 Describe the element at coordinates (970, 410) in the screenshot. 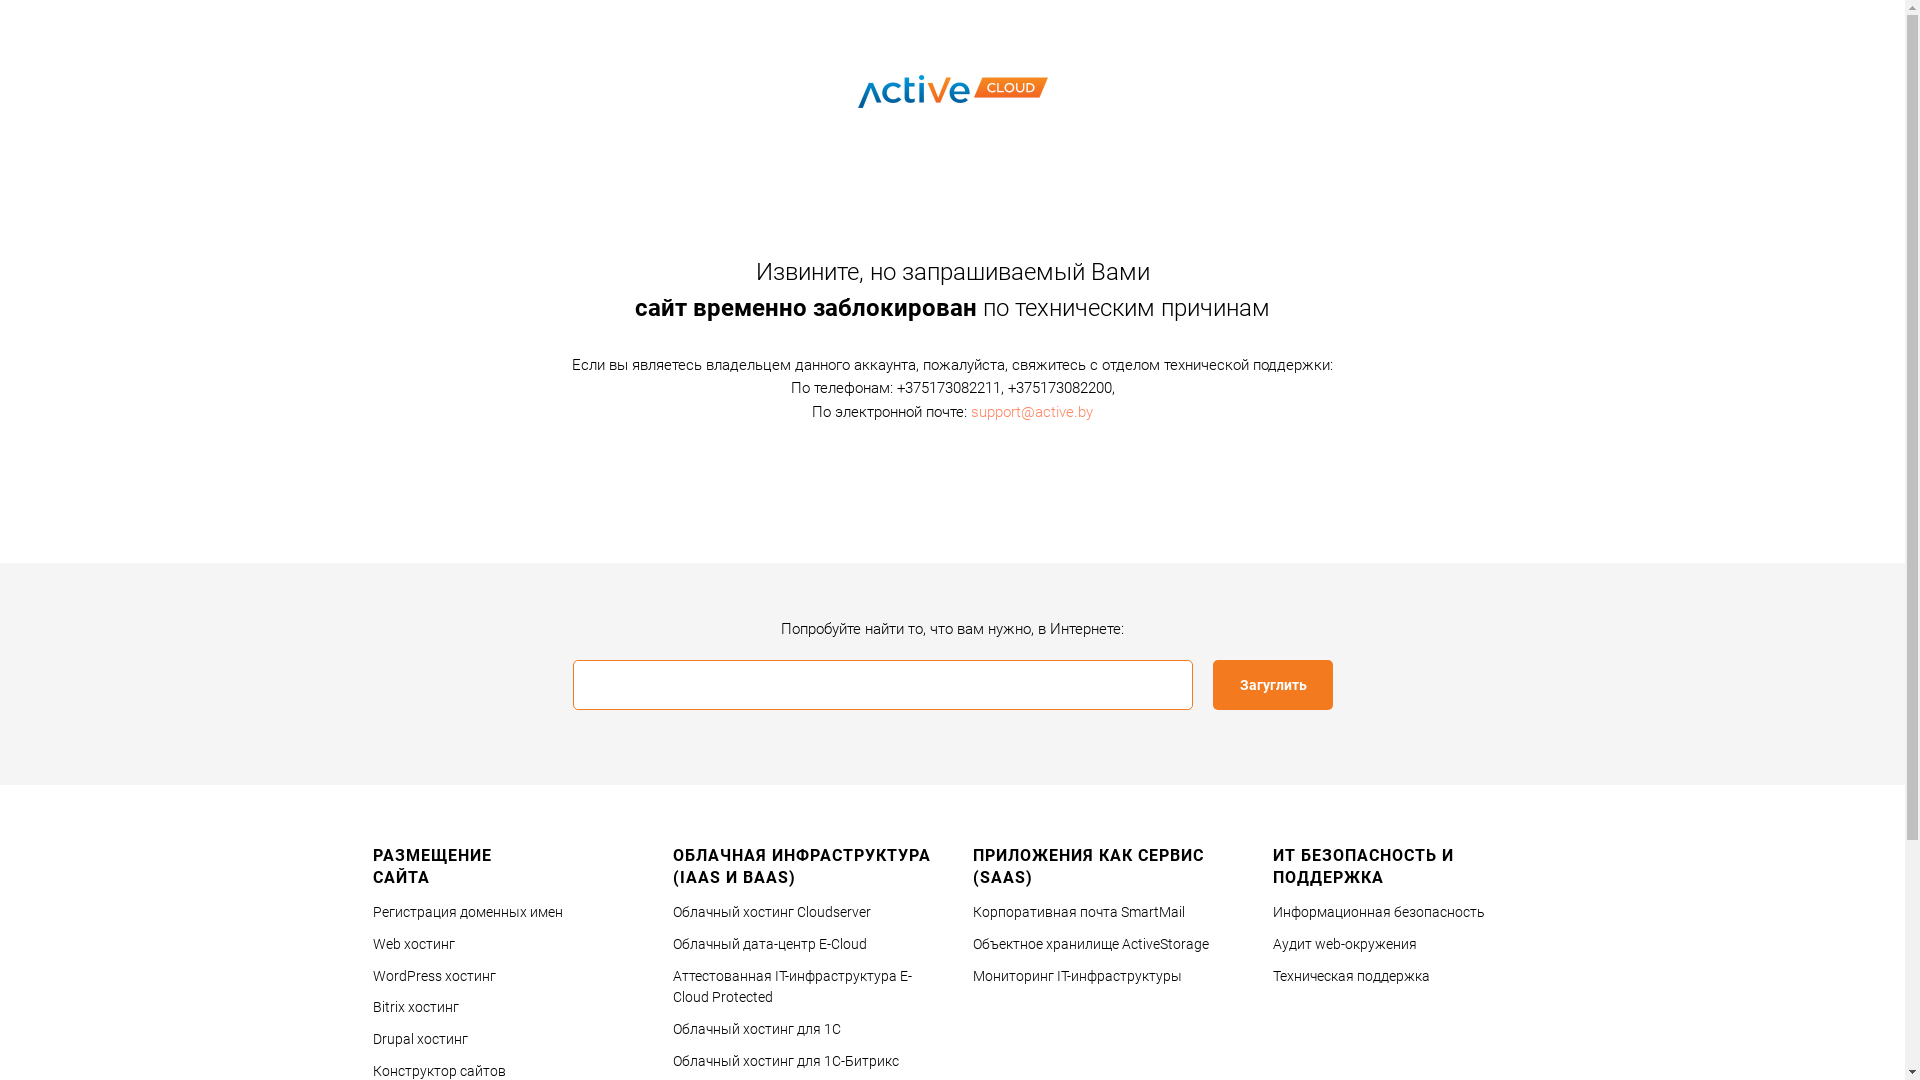

I see `'support@active.by'` at that location.